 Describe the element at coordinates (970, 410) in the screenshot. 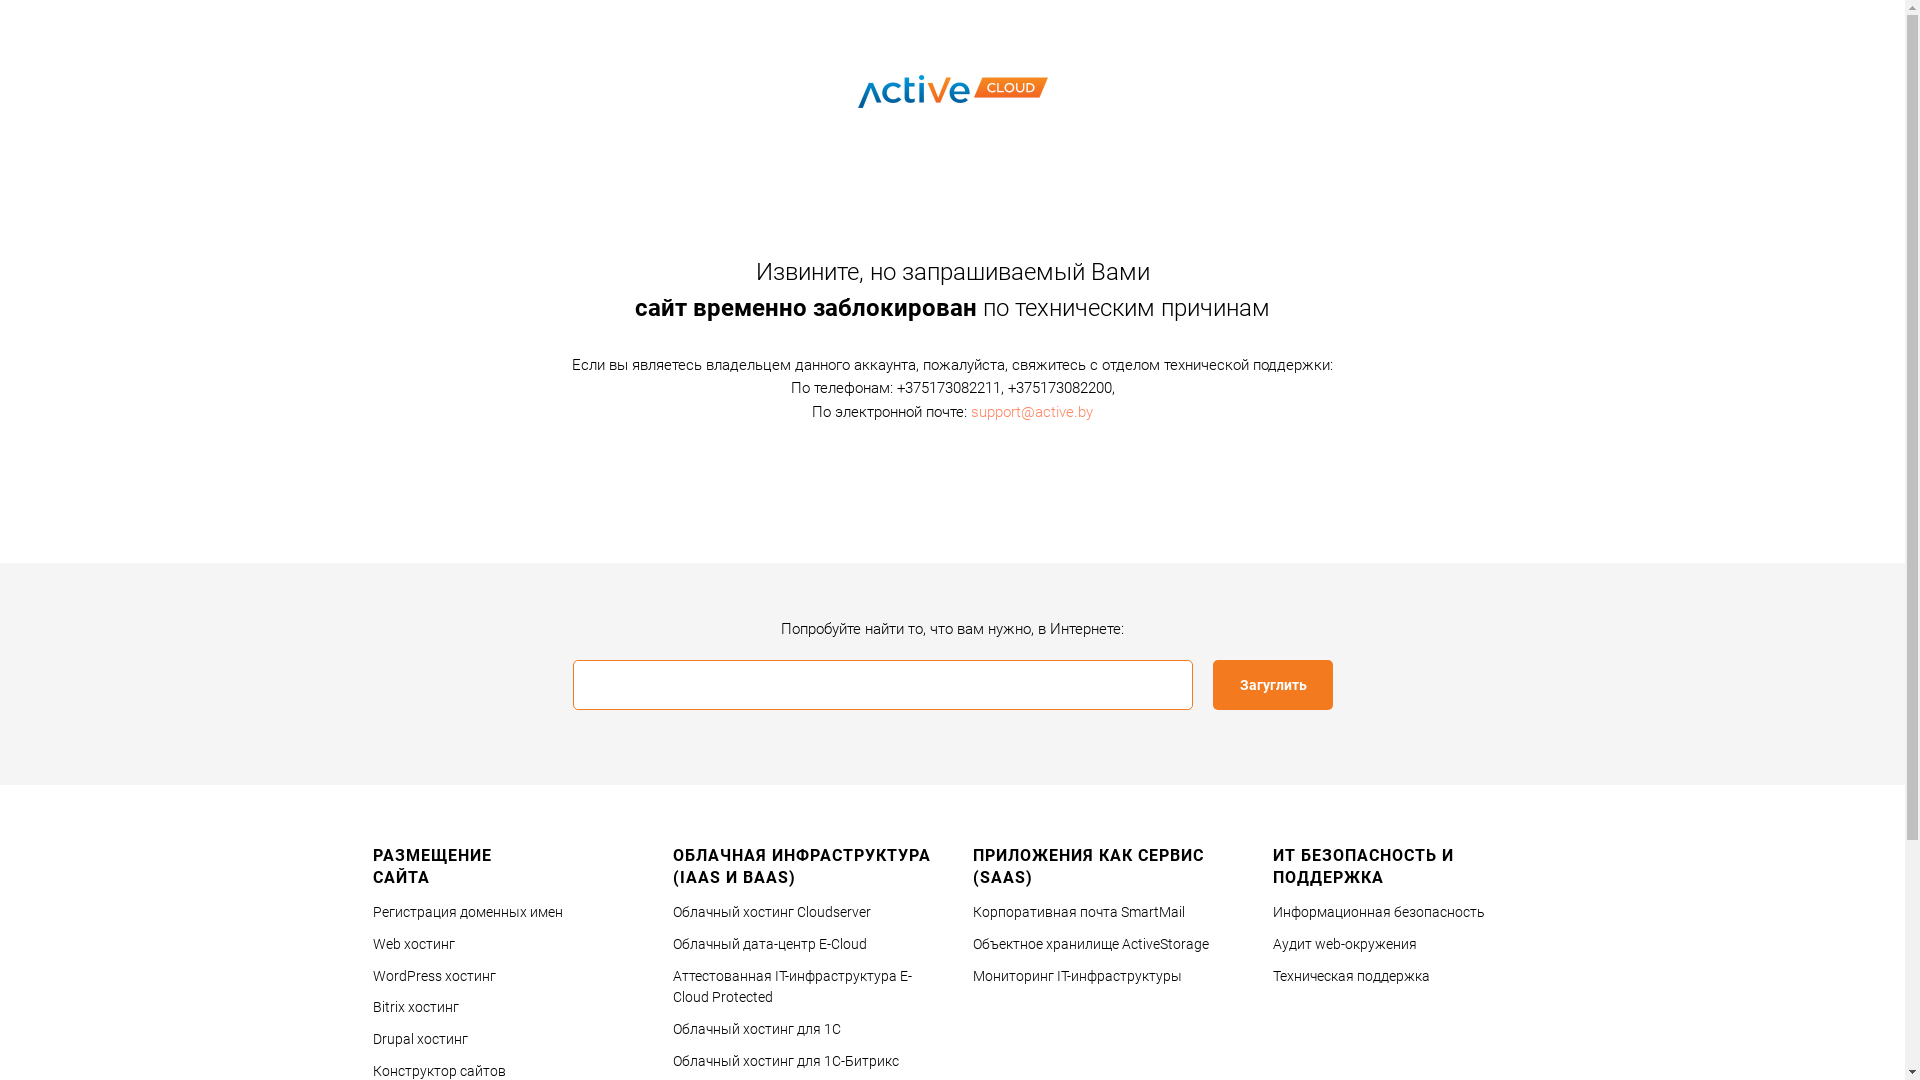

I see `'support@active.by'` at that location.